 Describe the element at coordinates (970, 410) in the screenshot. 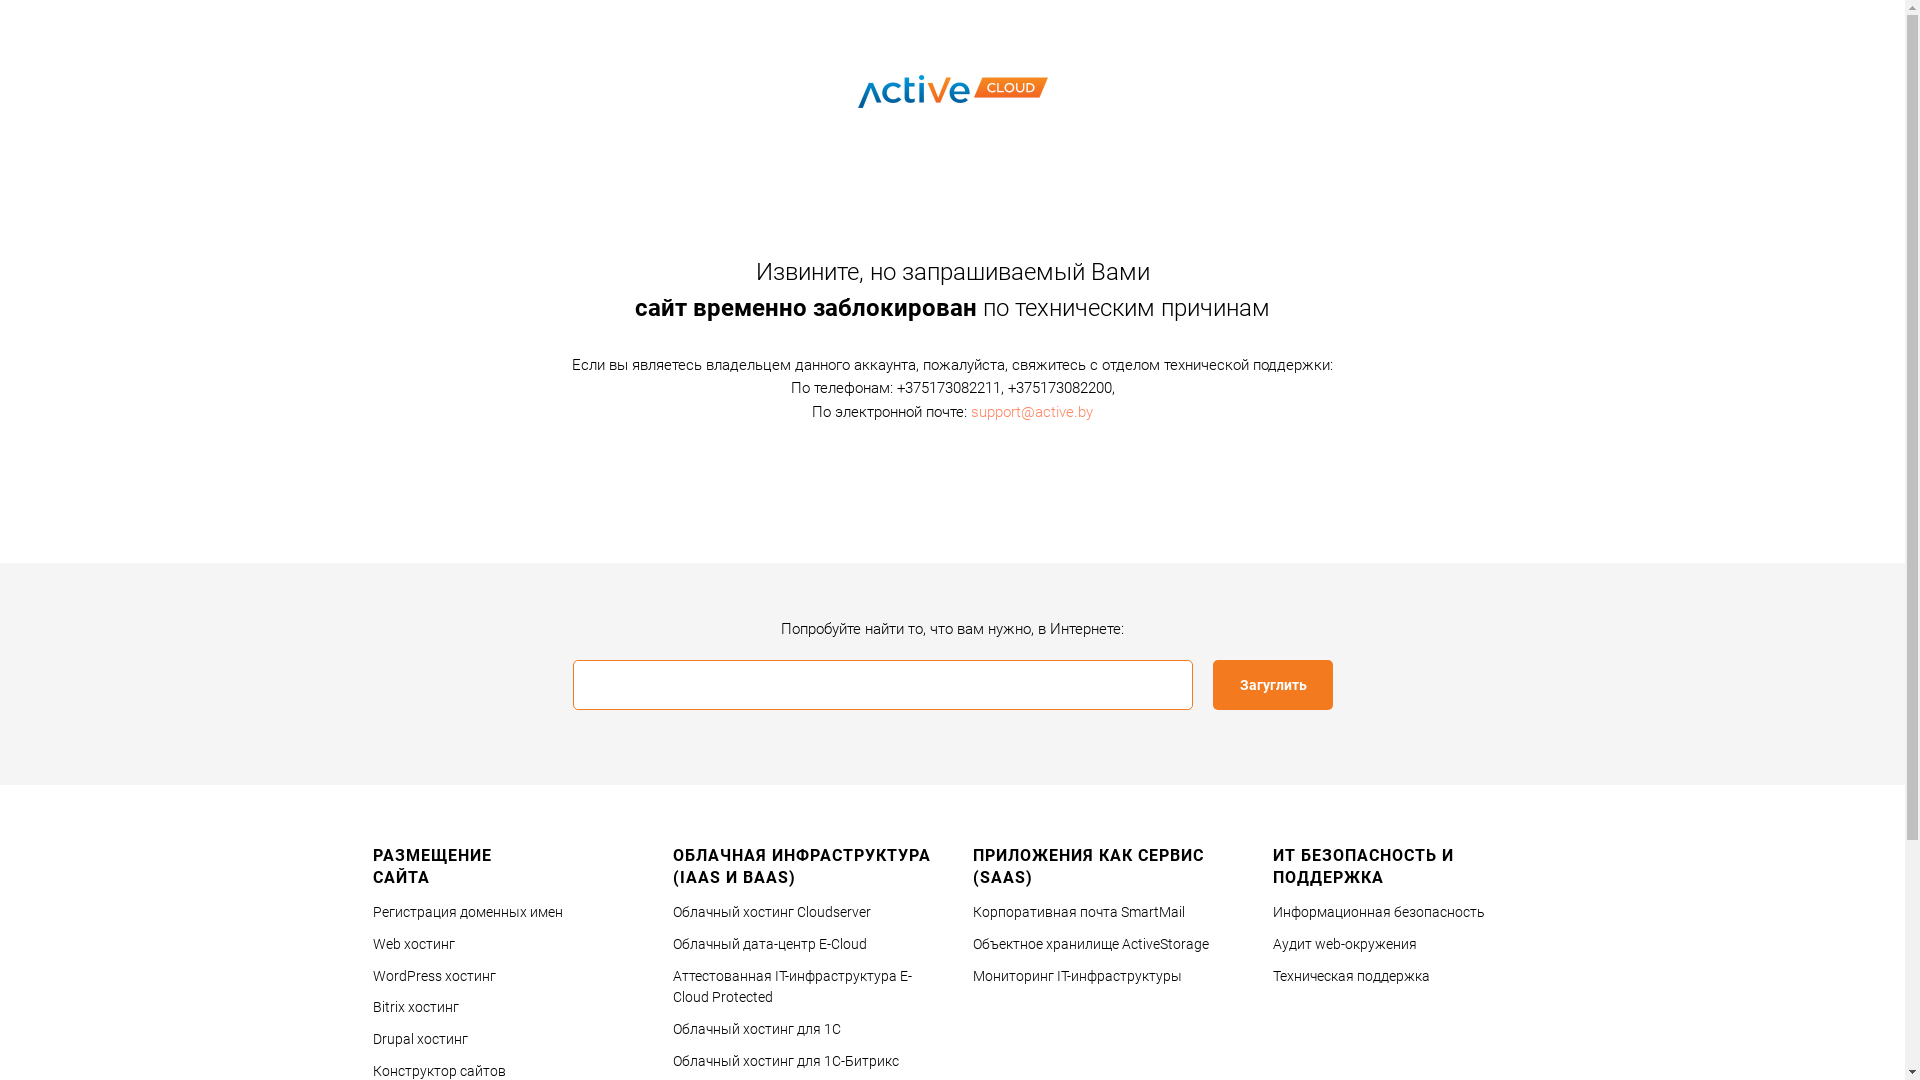

I see `'support@active.by'` at that location.